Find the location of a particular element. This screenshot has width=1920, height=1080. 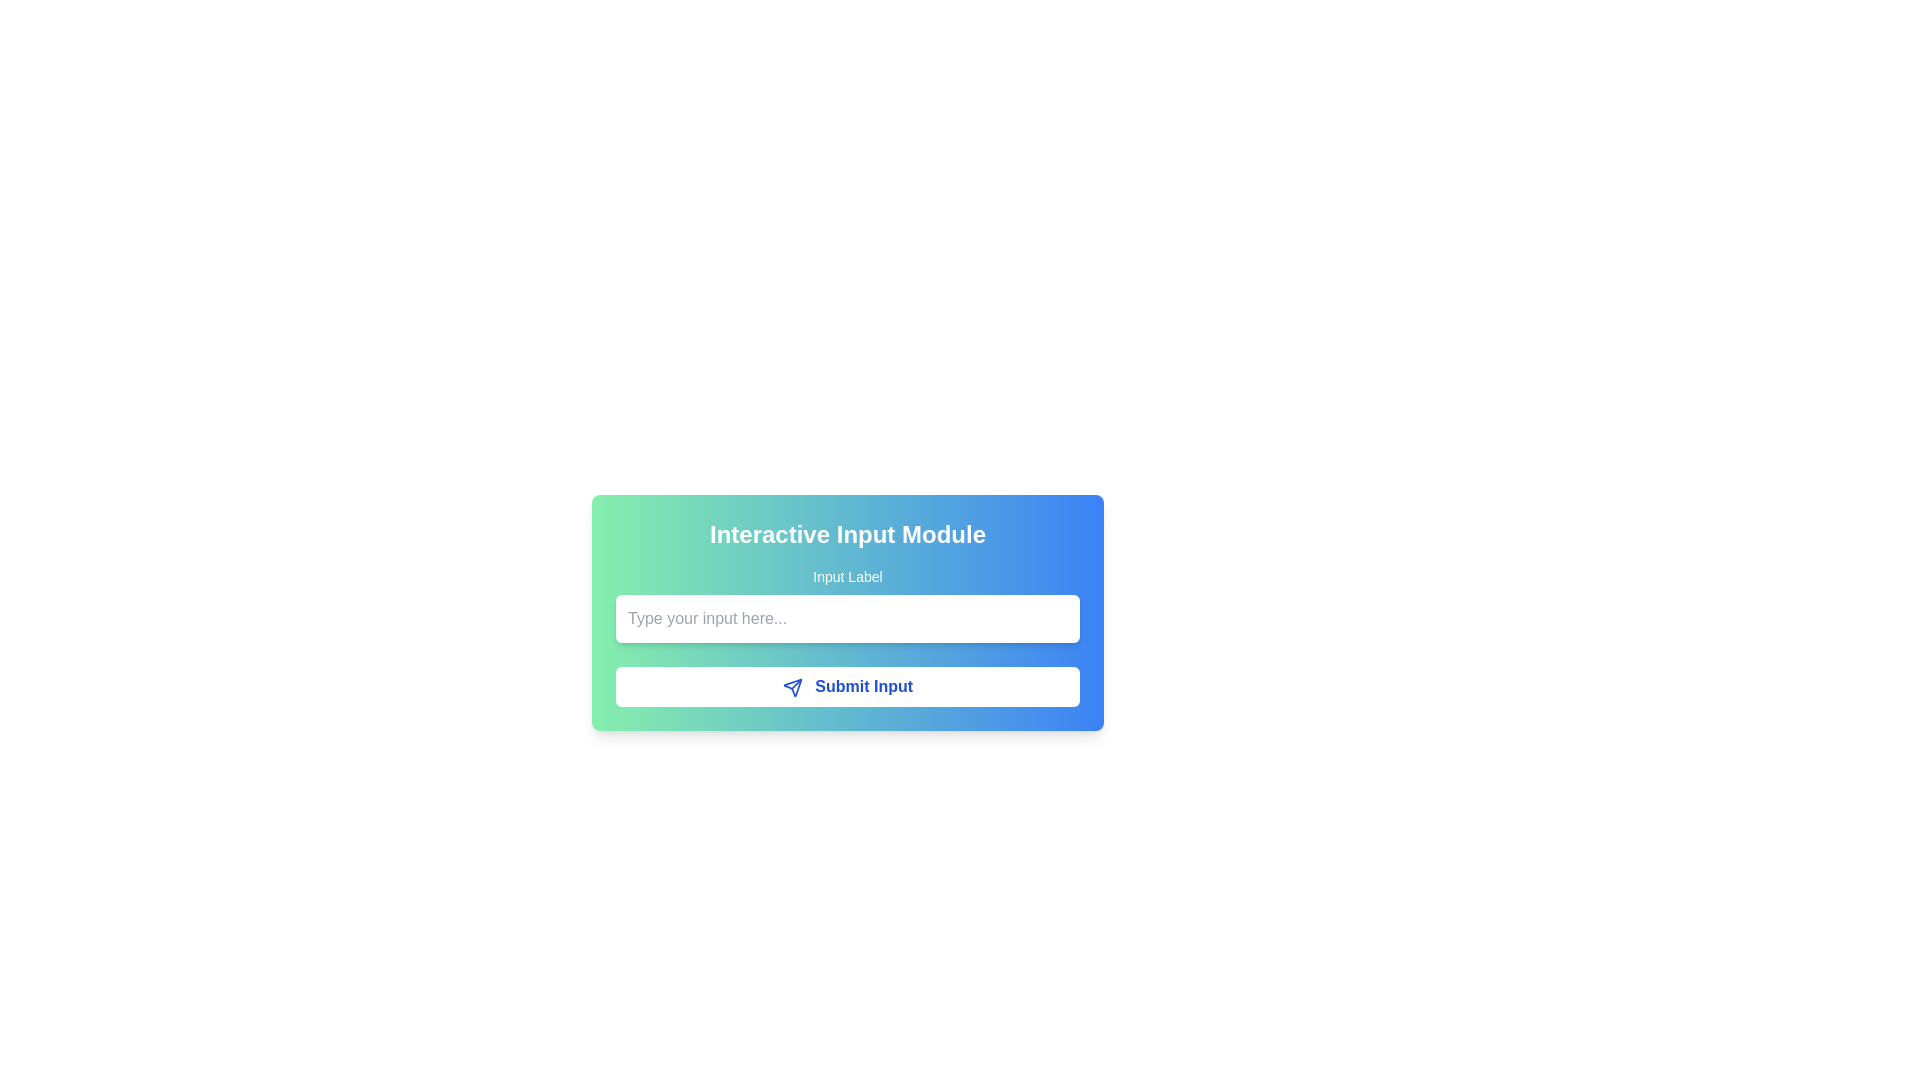

the blue-colored send icon that resembles a paper plane, located within the 'Submit Input' button at the bottom-right of the interactive input module is located at coordinates (791, 686).